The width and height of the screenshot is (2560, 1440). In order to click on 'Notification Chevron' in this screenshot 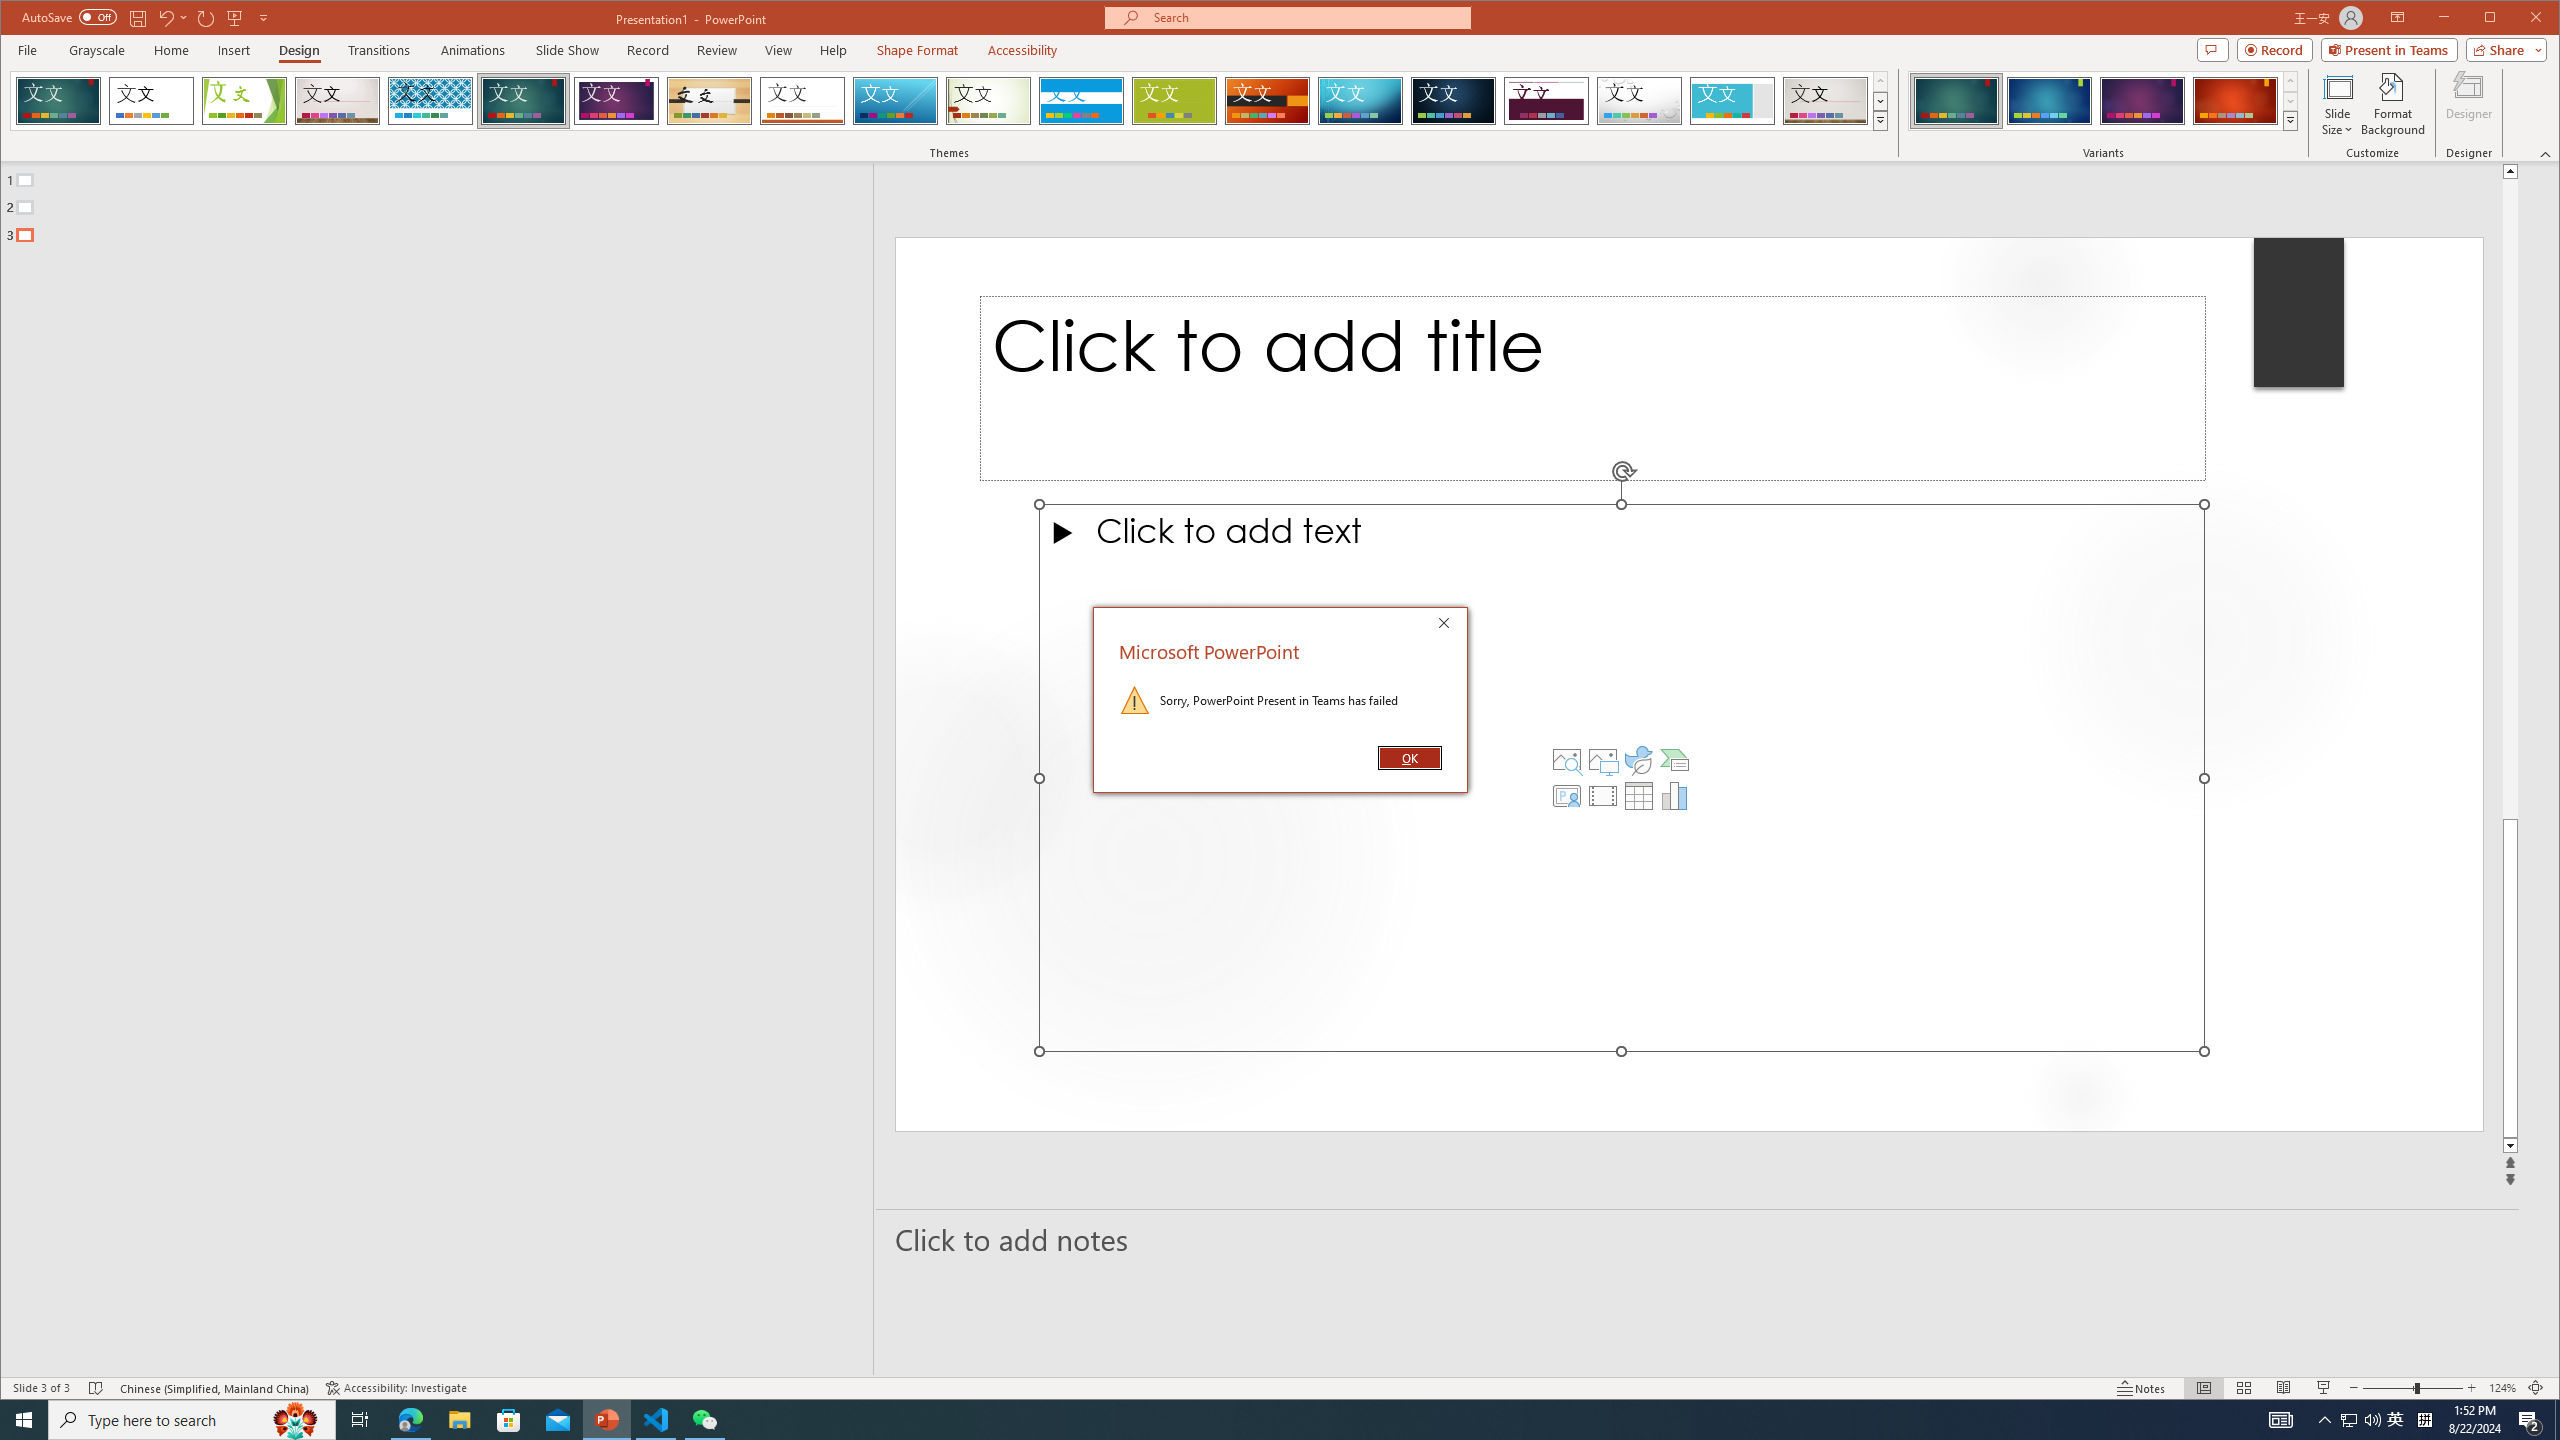, I will do `click(2324, 1418)`.